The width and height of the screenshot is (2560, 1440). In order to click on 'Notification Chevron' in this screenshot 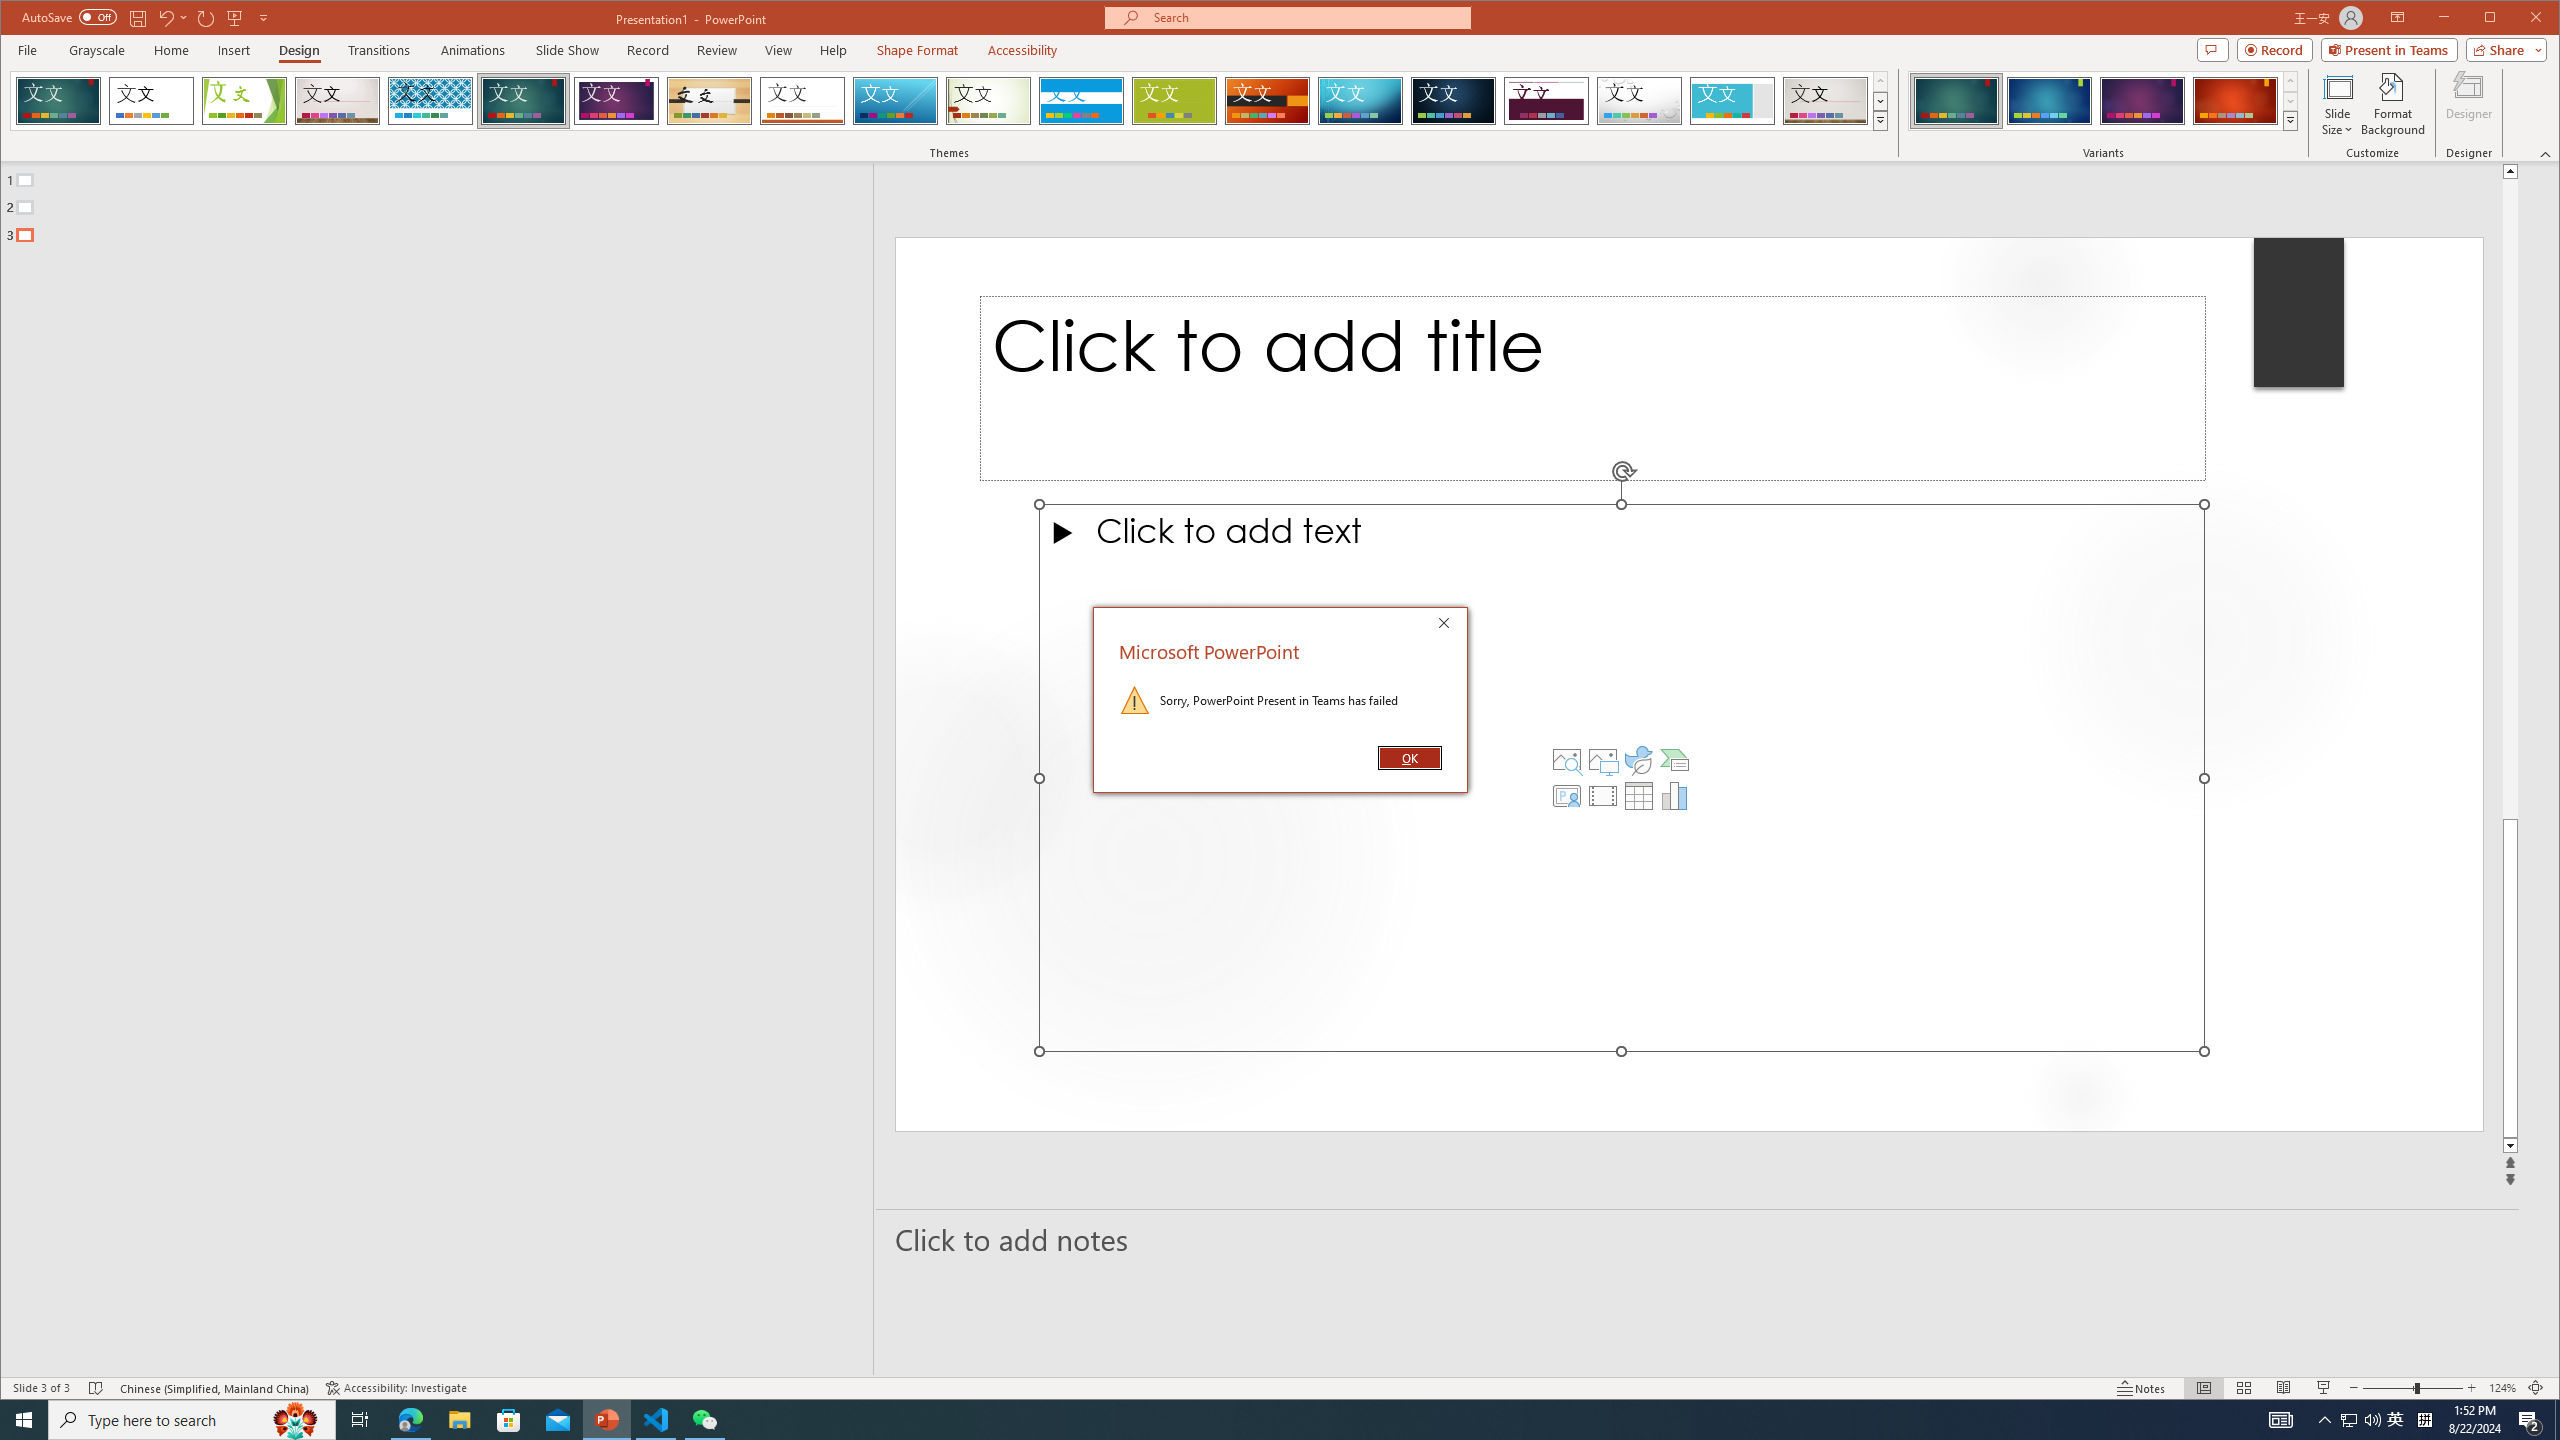, I will do `click(2324, 1418)`.